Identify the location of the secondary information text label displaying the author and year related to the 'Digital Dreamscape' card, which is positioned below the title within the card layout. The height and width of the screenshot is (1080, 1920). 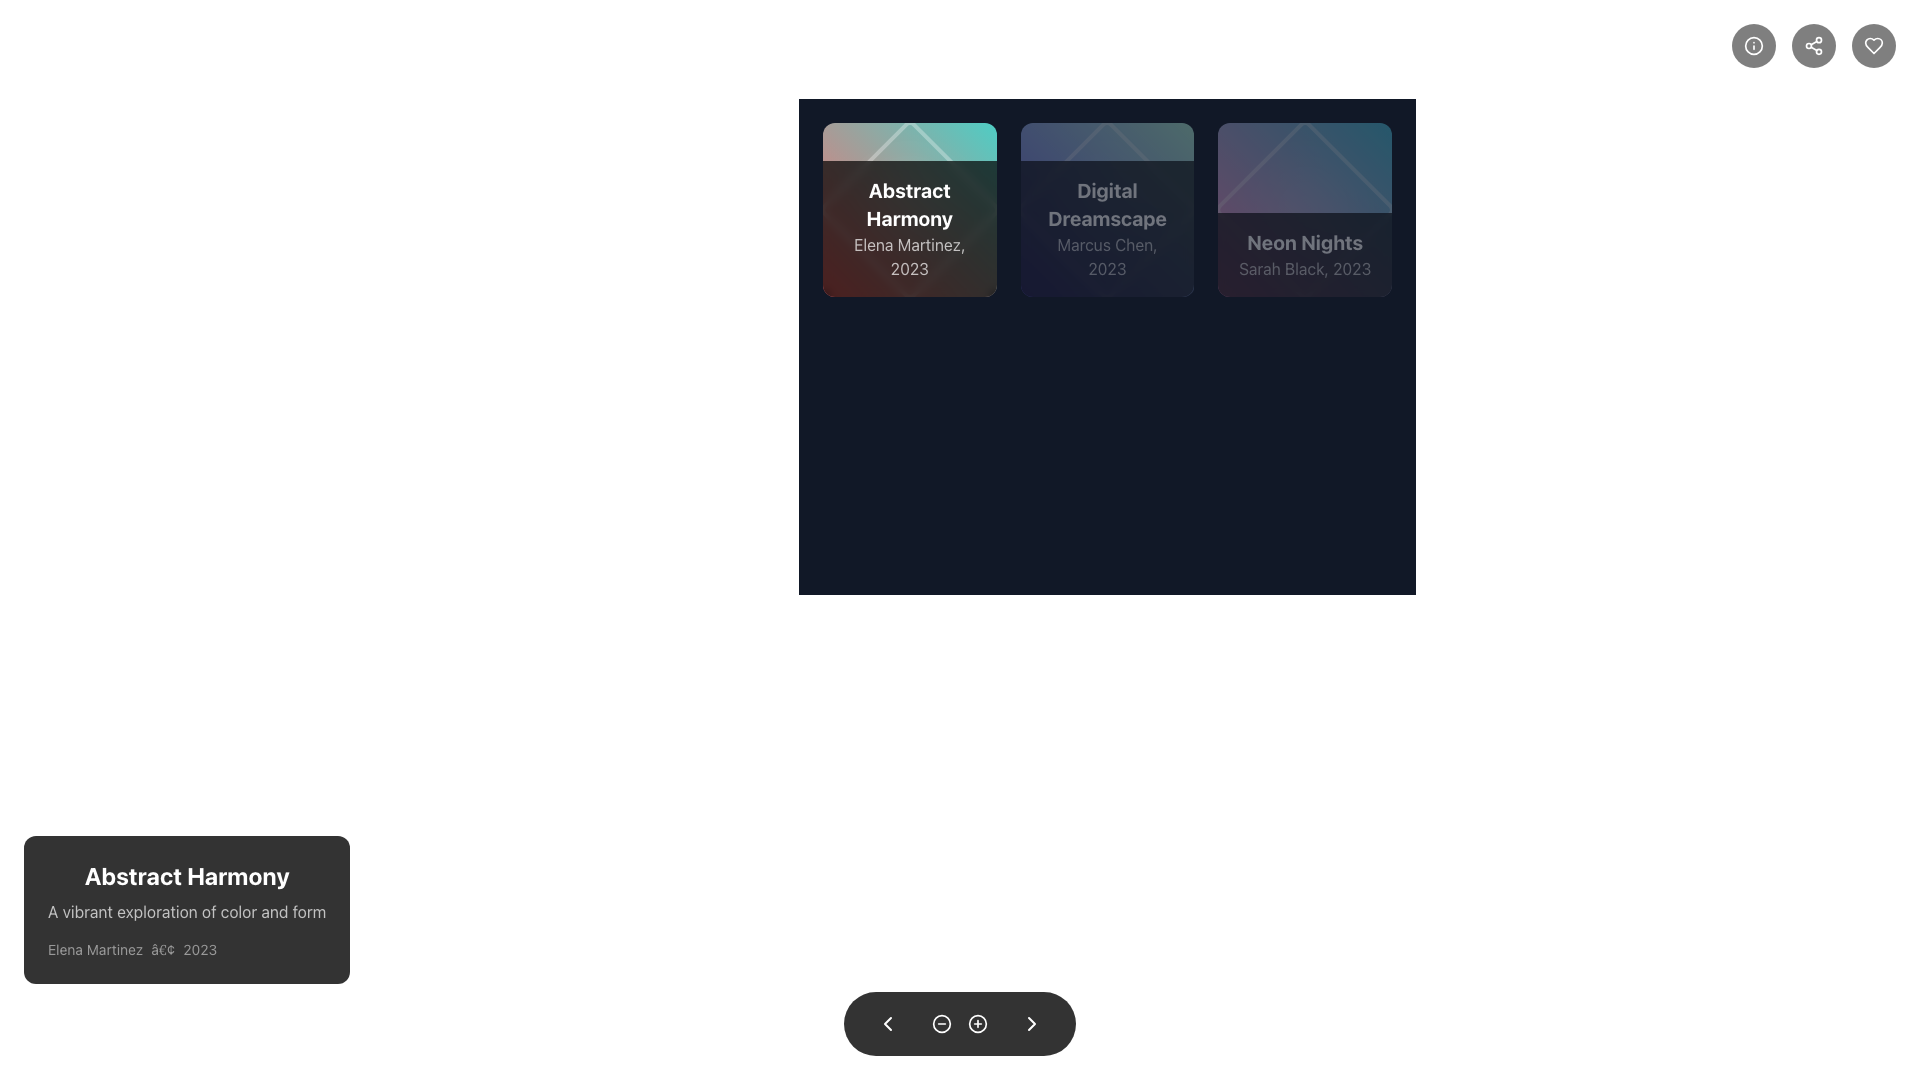
(1106, 255).